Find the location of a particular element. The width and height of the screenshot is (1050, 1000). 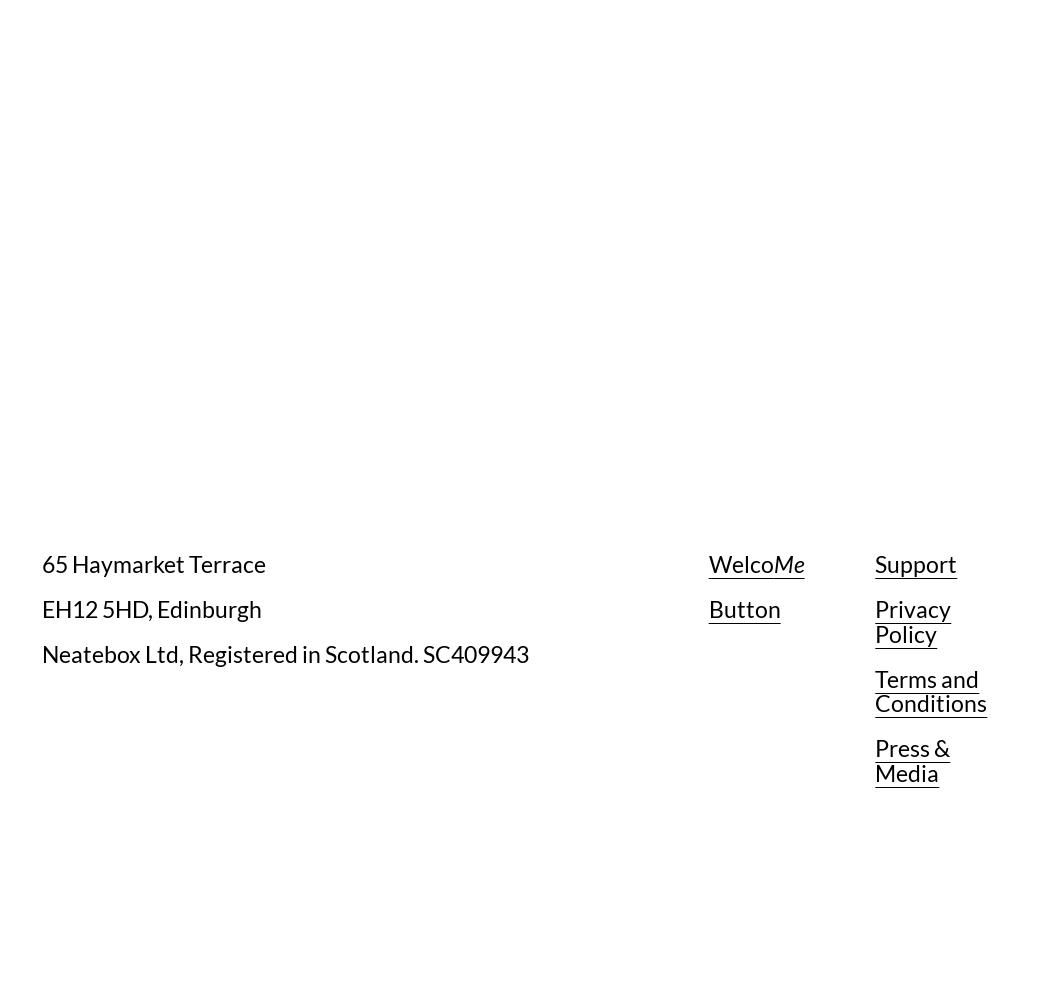

'EH12 5HD, Edinburgh' is located at coordinates (152, 608).